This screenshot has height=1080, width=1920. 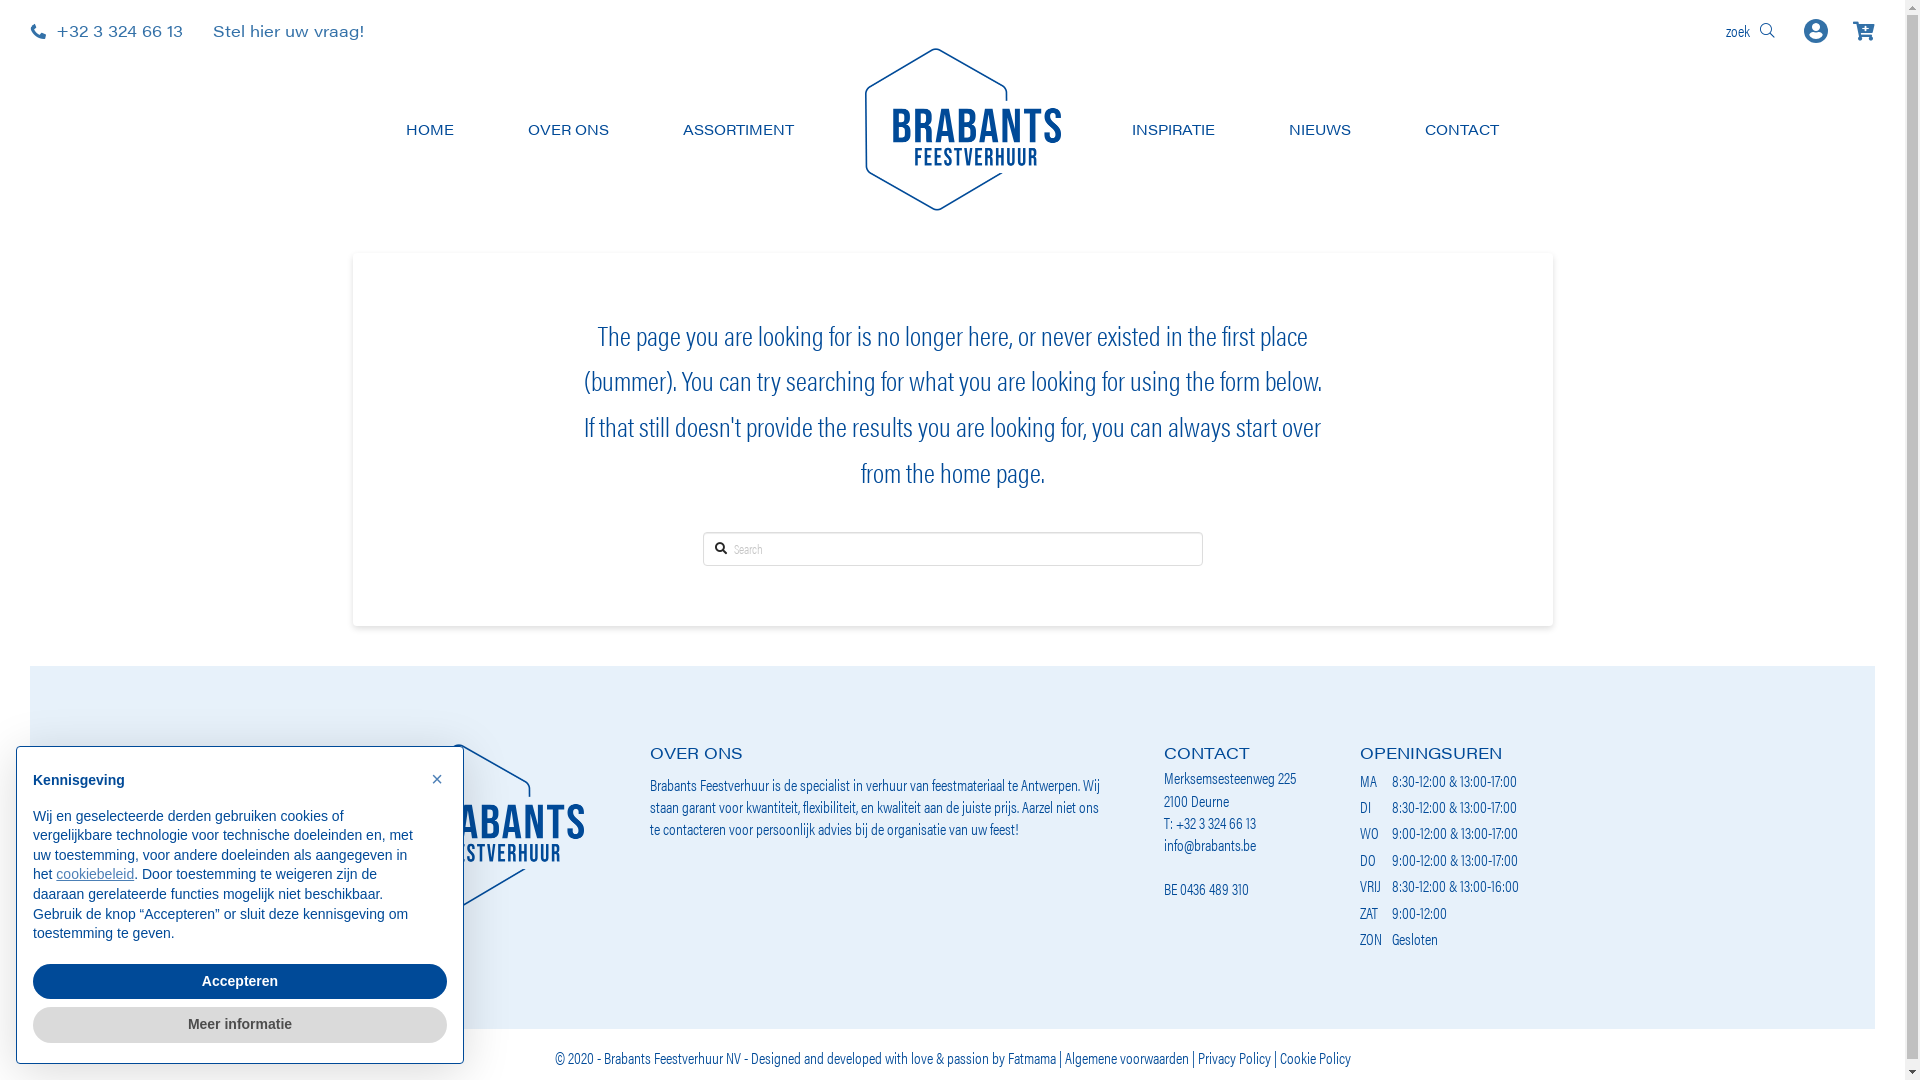 I want to click on '+32 3 324 66 13', so click(x=105, y=30).